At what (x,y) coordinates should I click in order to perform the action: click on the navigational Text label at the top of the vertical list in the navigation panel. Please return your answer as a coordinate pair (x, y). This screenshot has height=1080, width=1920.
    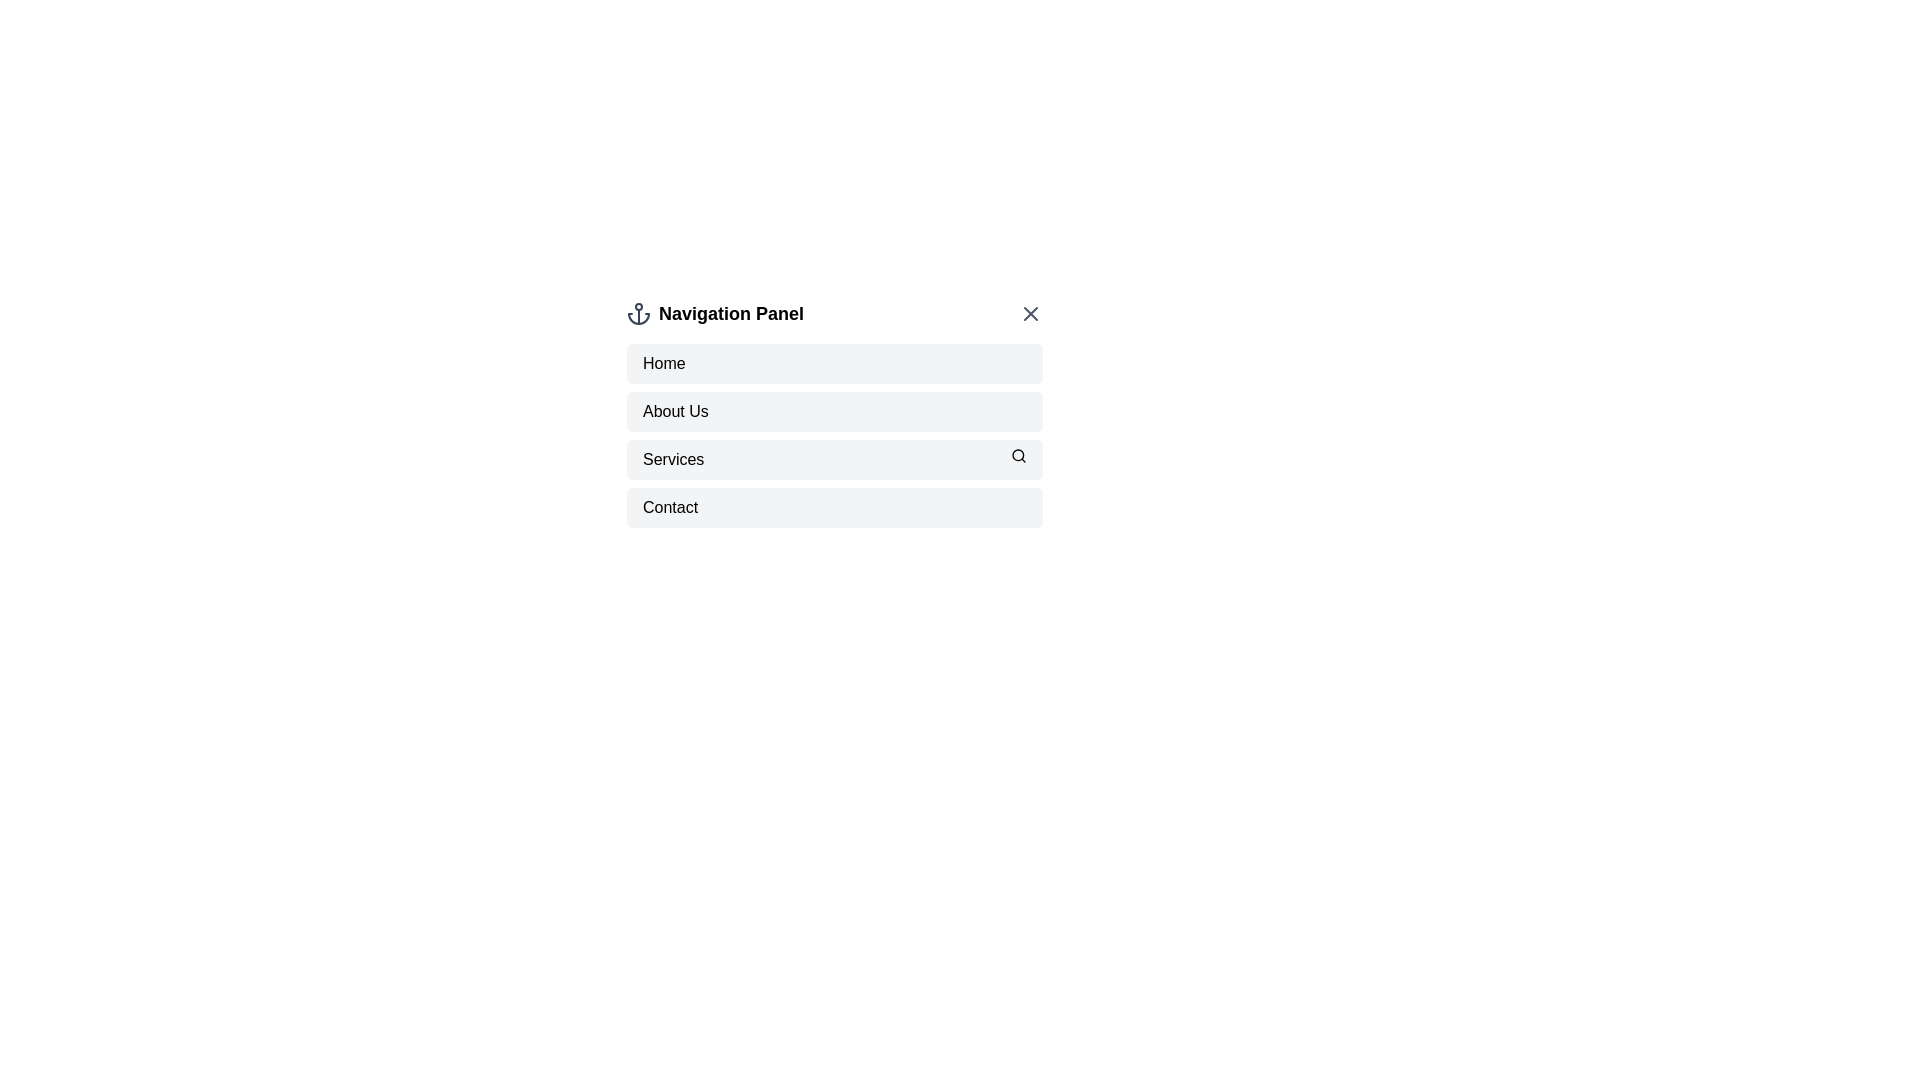
    Looking at the image, I should click on (664, 363).